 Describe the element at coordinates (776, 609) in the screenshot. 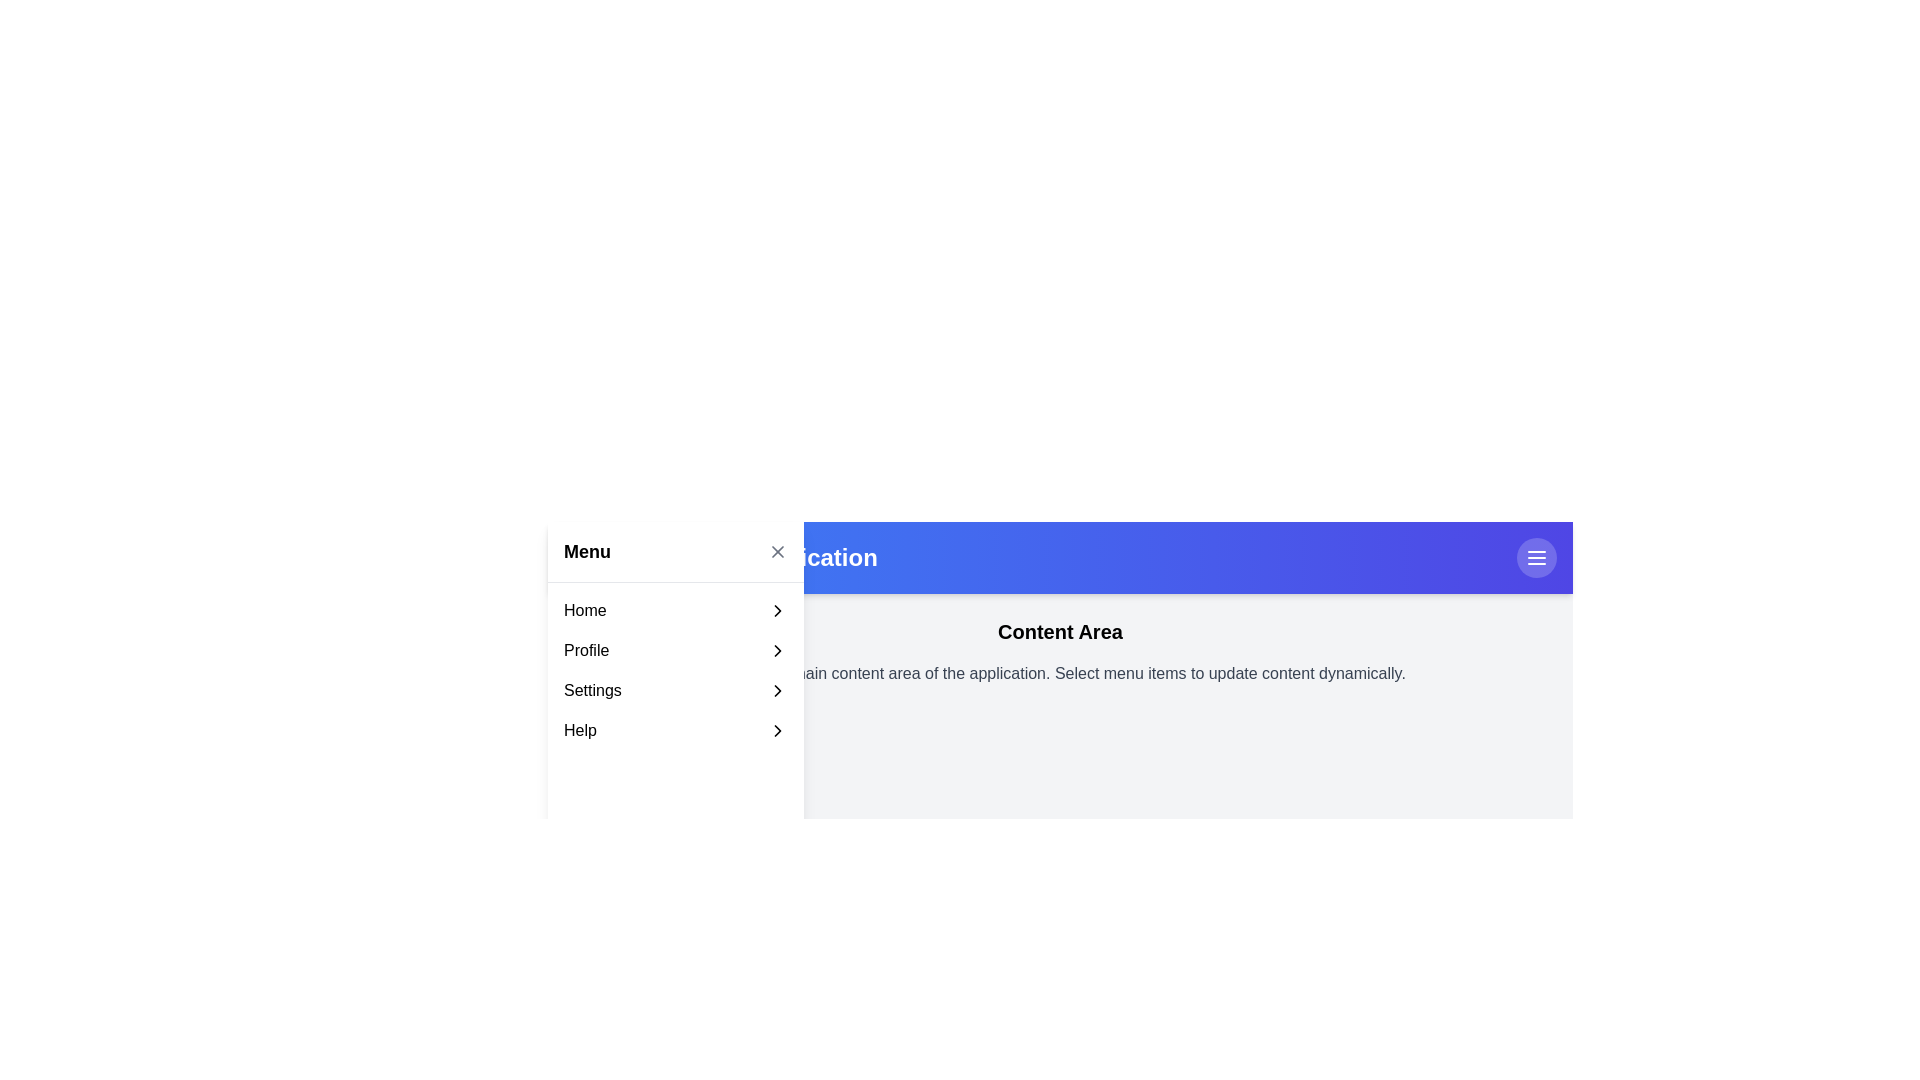

I see `the chevron icon located to the right of the 'Home' menu item in the vertical navigation menu, which indicates that the 'Home' menu can expand or navigate to a dedicated page` at that location.